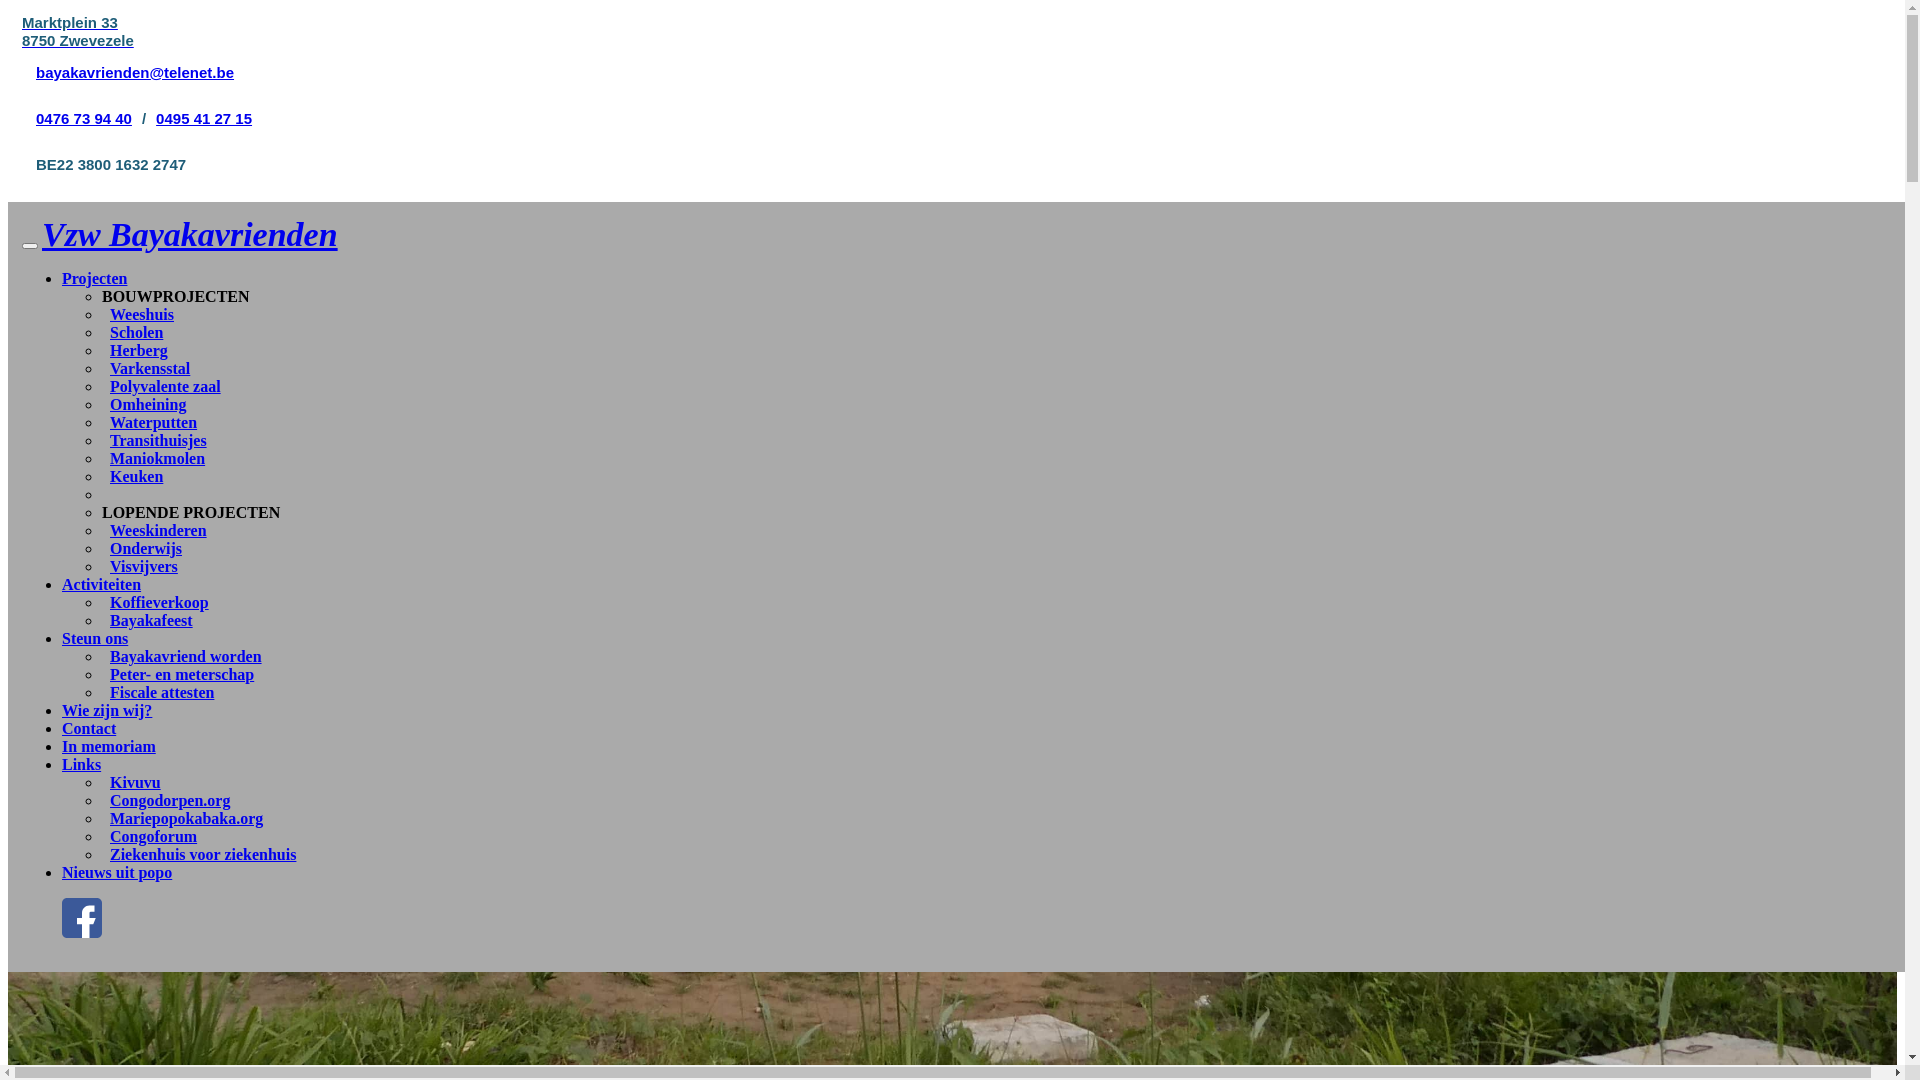  Describe the element at coordinates (100, 439) in the screenshot. I see `'Transithuisjes'` at that location.